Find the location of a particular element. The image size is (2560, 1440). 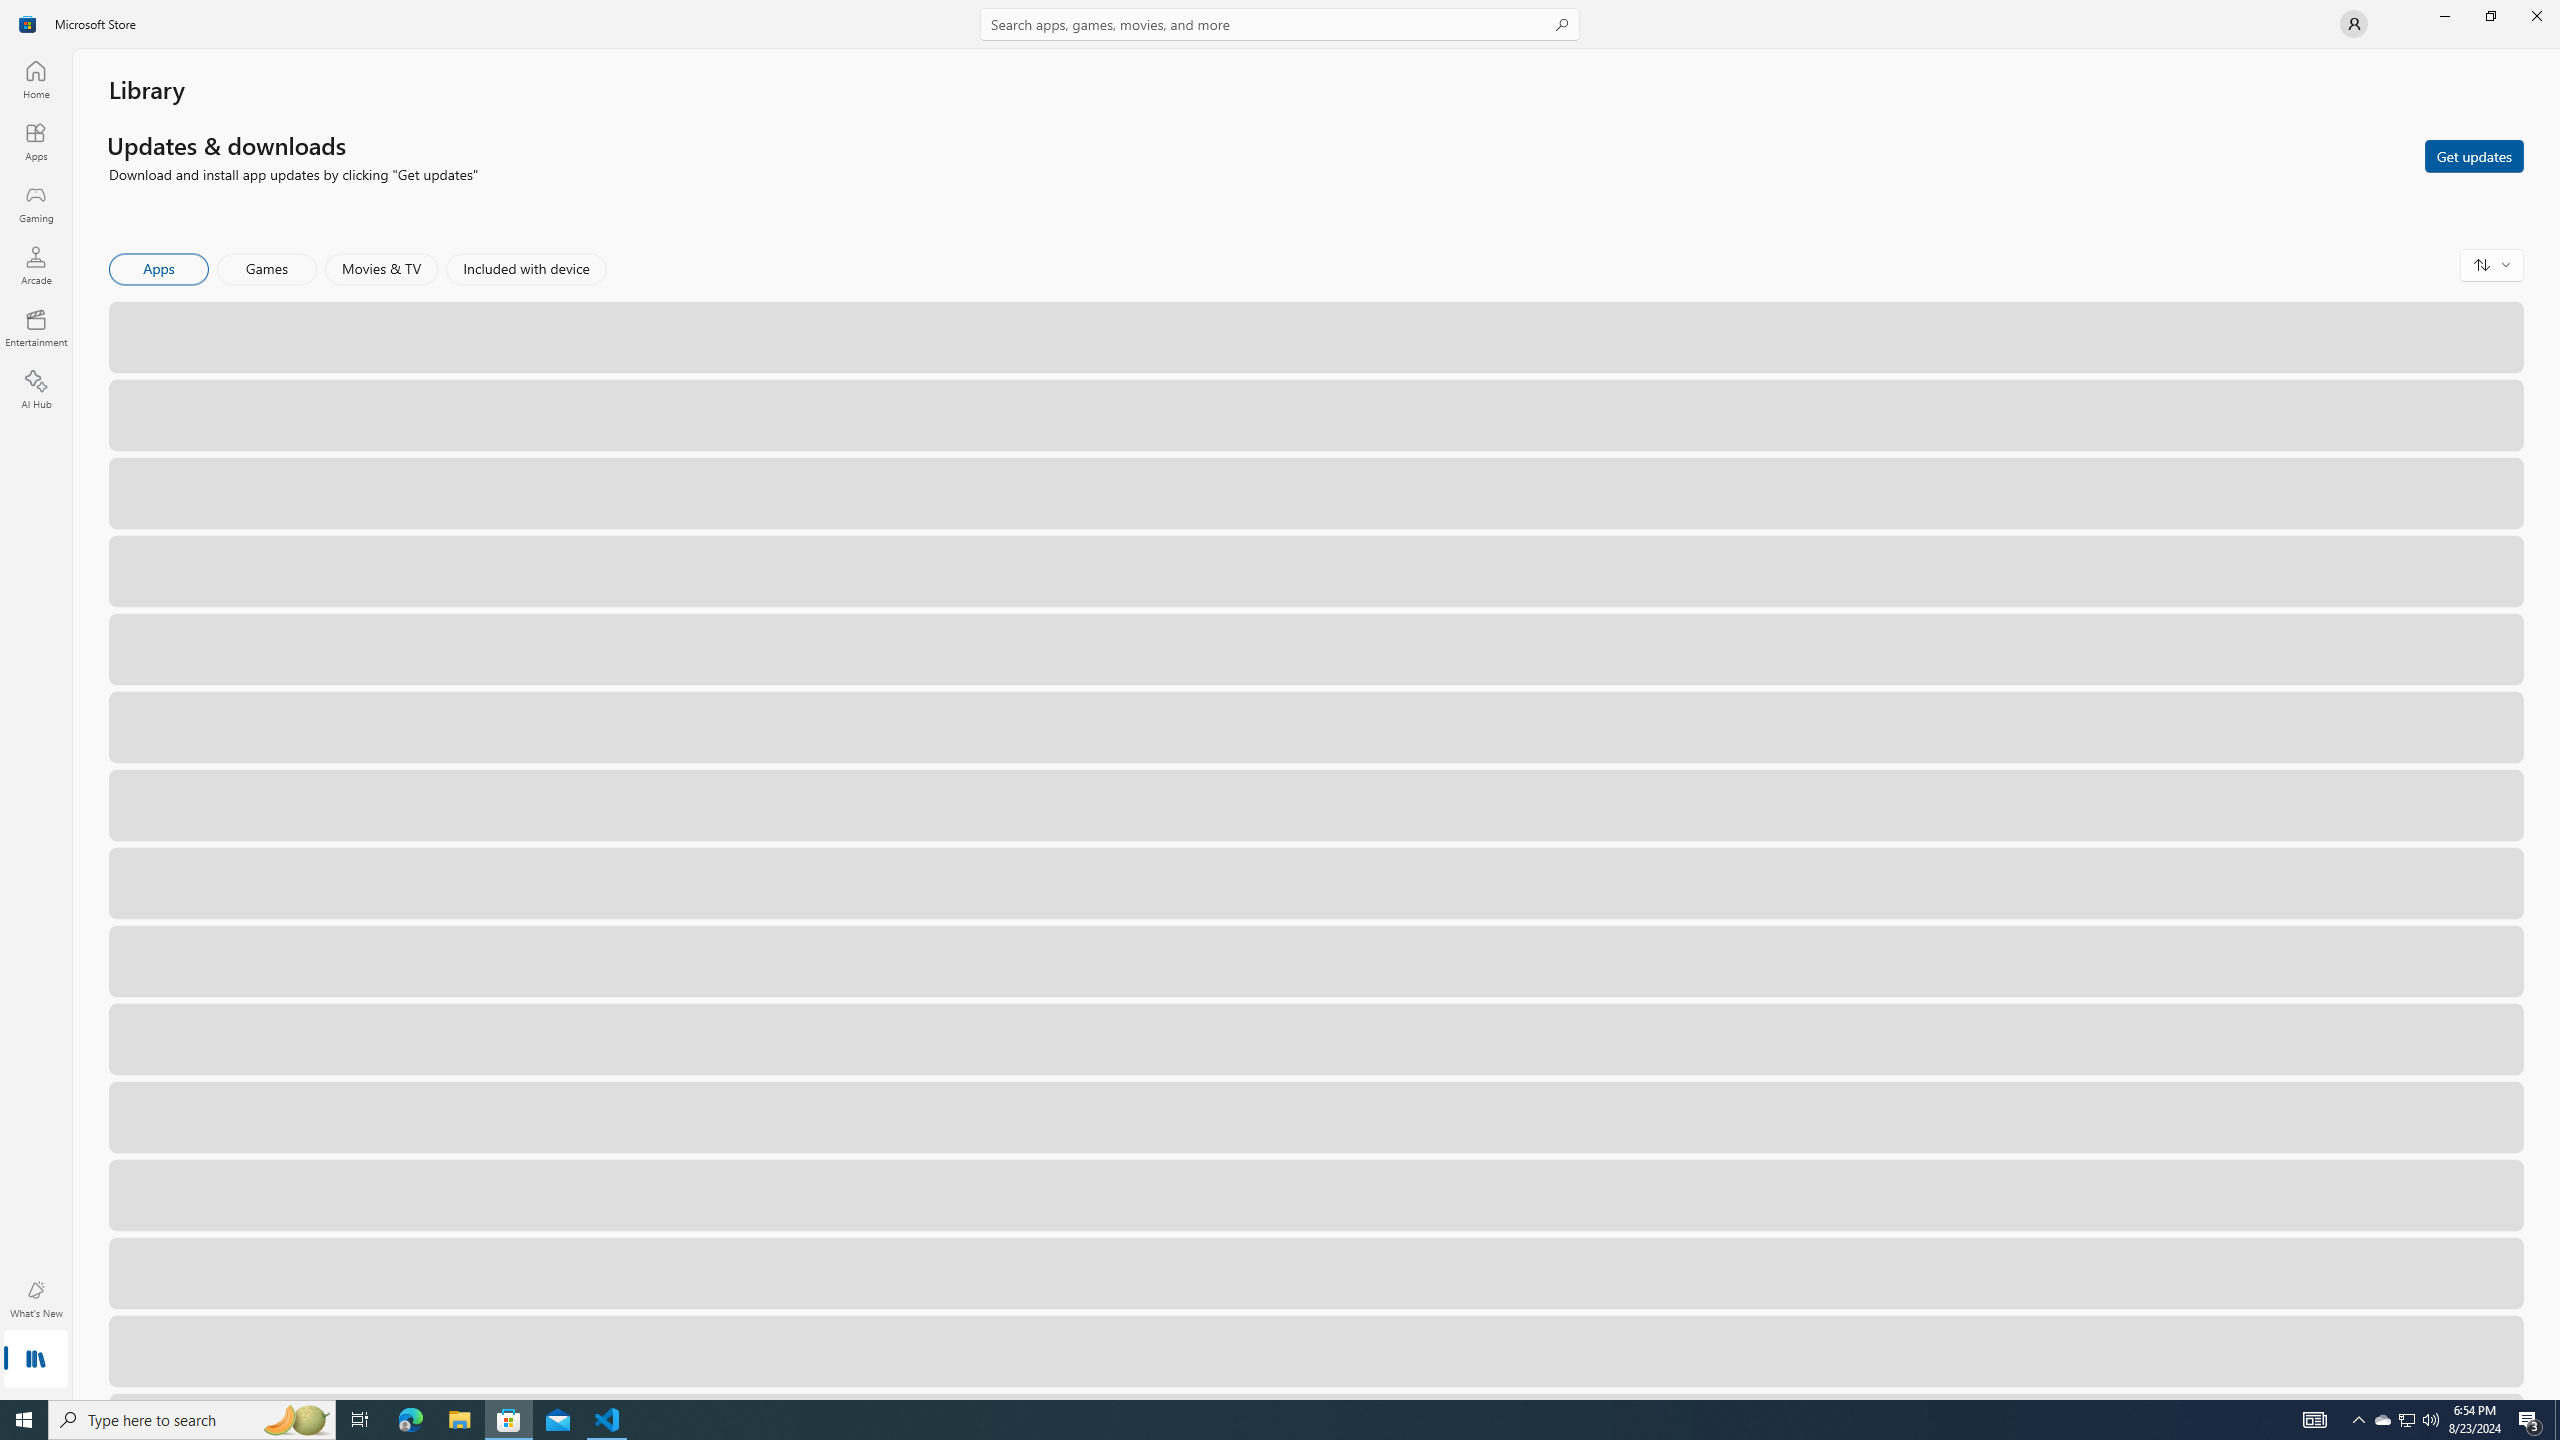

'Games' is located at coordinates (266, 268).